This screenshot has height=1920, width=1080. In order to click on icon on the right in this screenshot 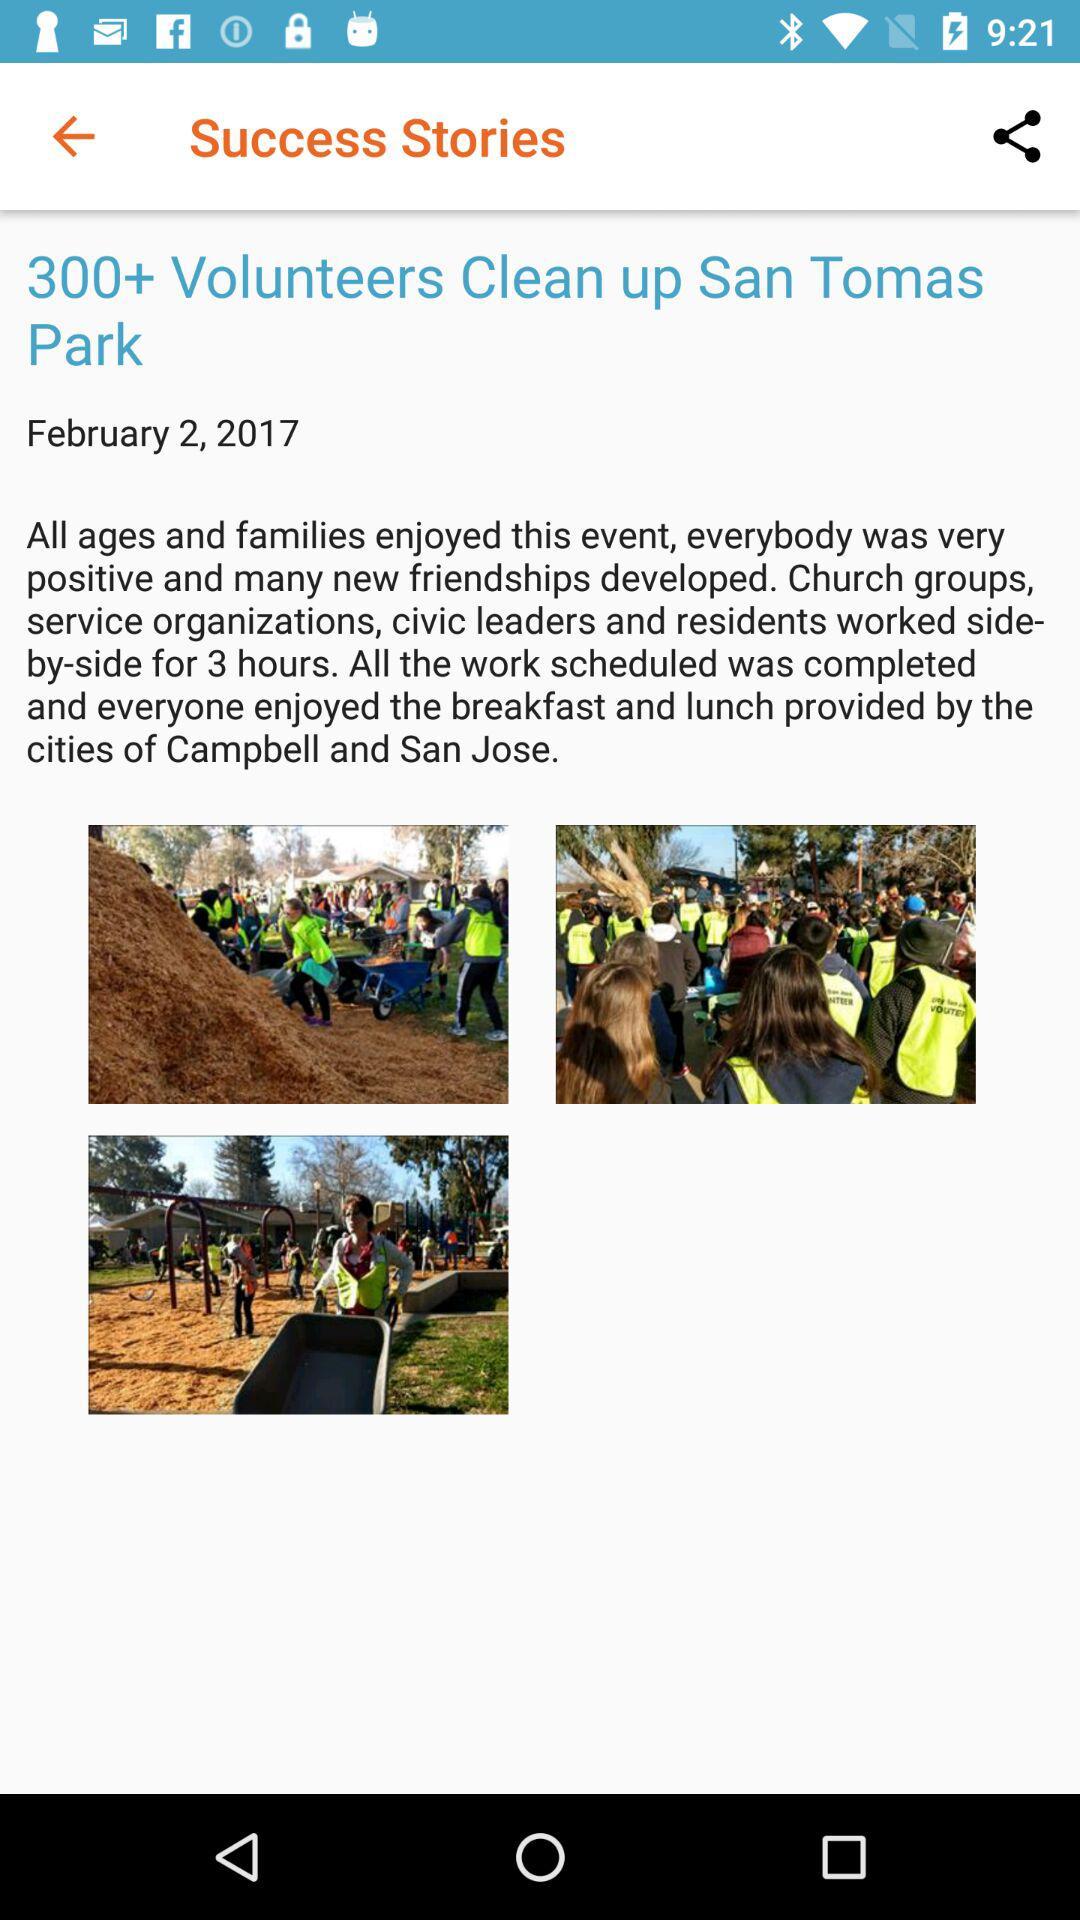, I will do `click(765, 964)`.